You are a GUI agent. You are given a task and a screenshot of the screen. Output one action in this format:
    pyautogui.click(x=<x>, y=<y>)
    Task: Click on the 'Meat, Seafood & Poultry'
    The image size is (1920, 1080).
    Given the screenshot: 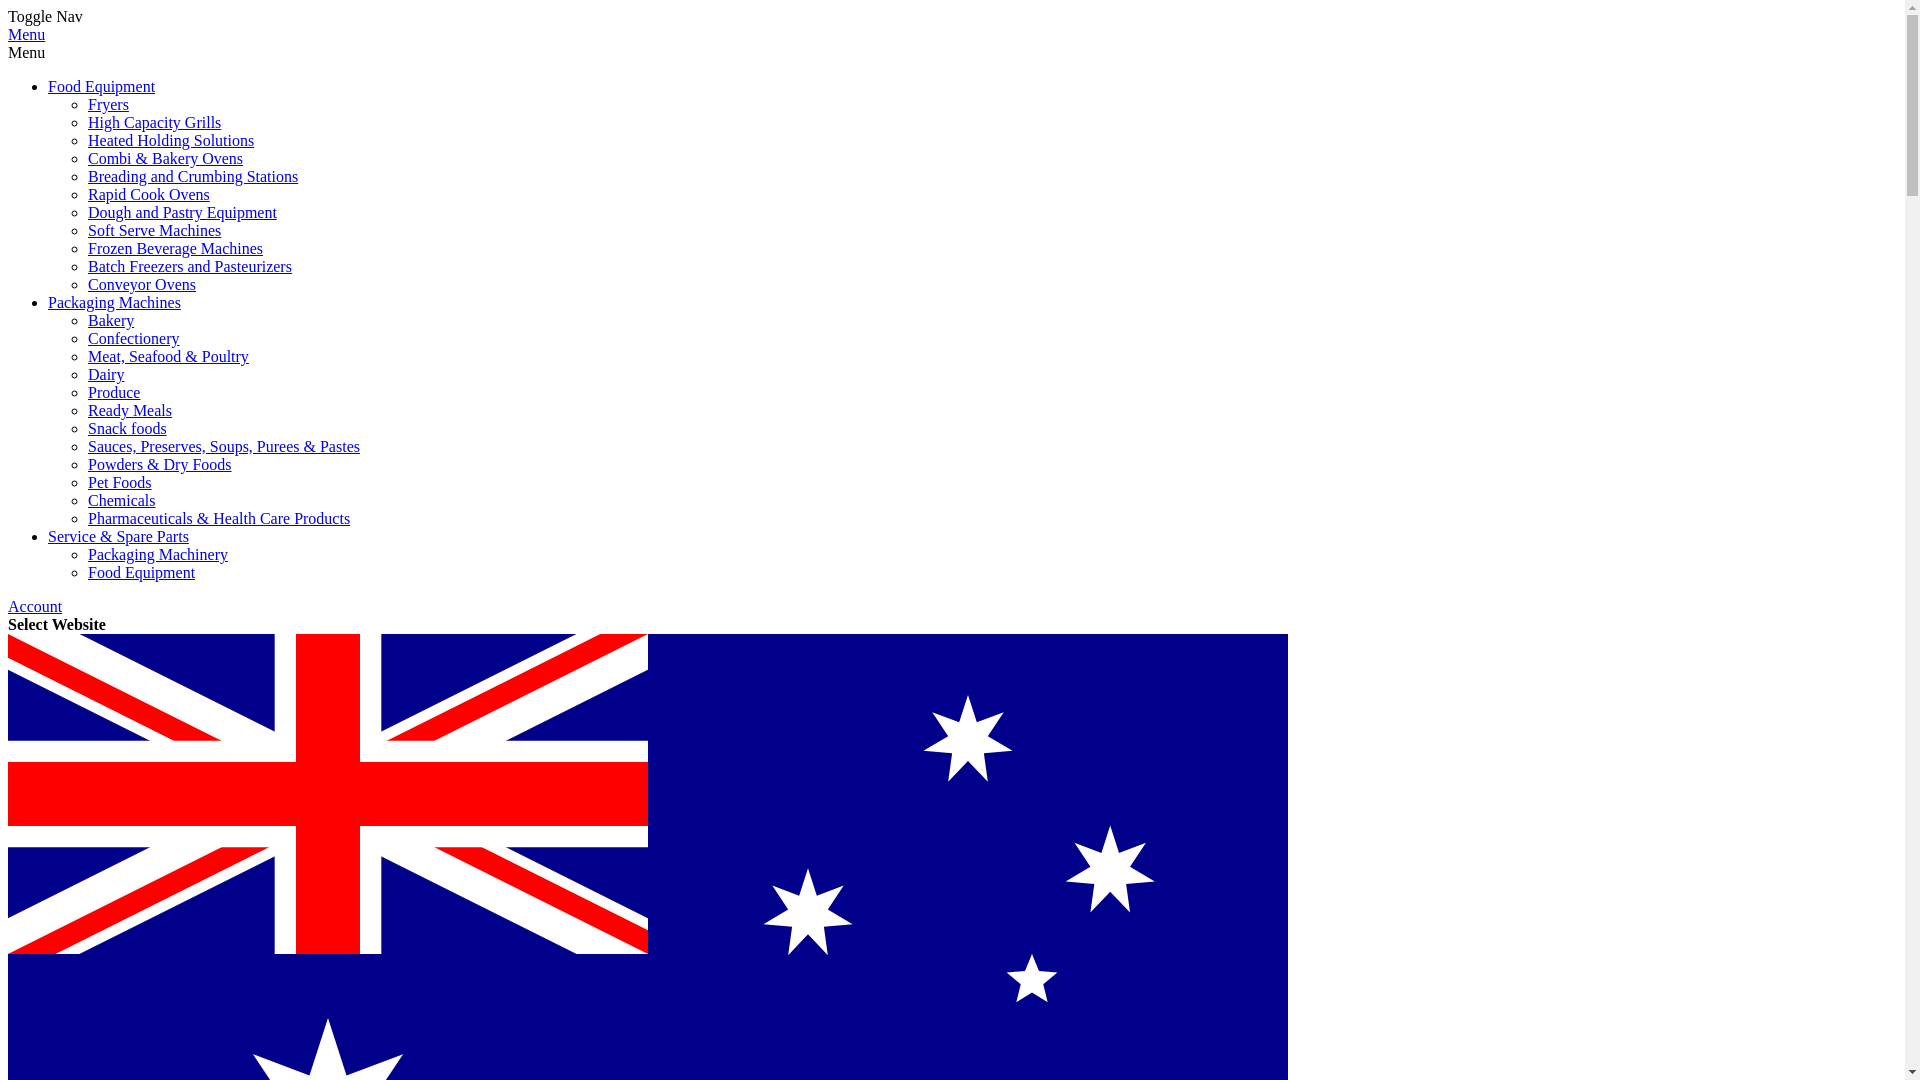 What is the action you would take?
    pyautogui.click(x=168, y=355)
    